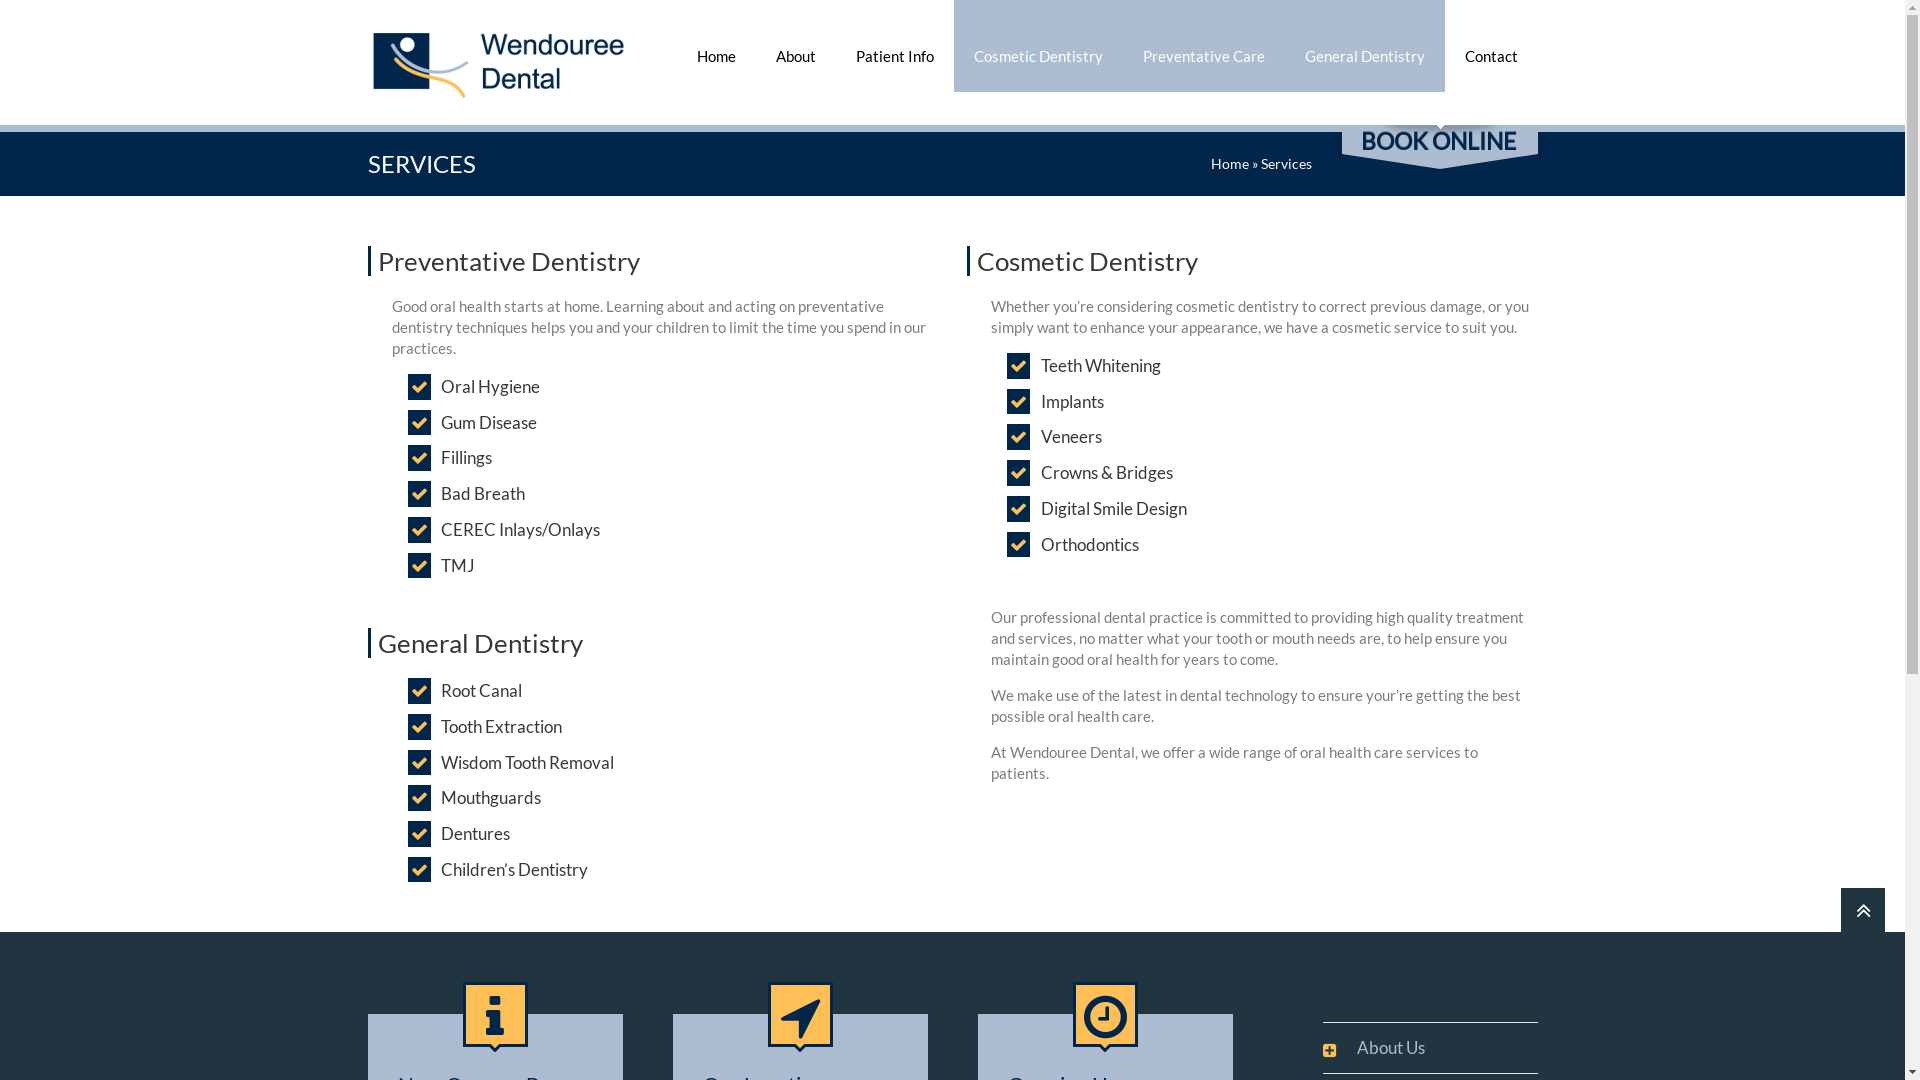 The width and height of the screenshot is (1920, 1080). I want to click on 'Cosmetic Dentistry', so click(1038, 45).